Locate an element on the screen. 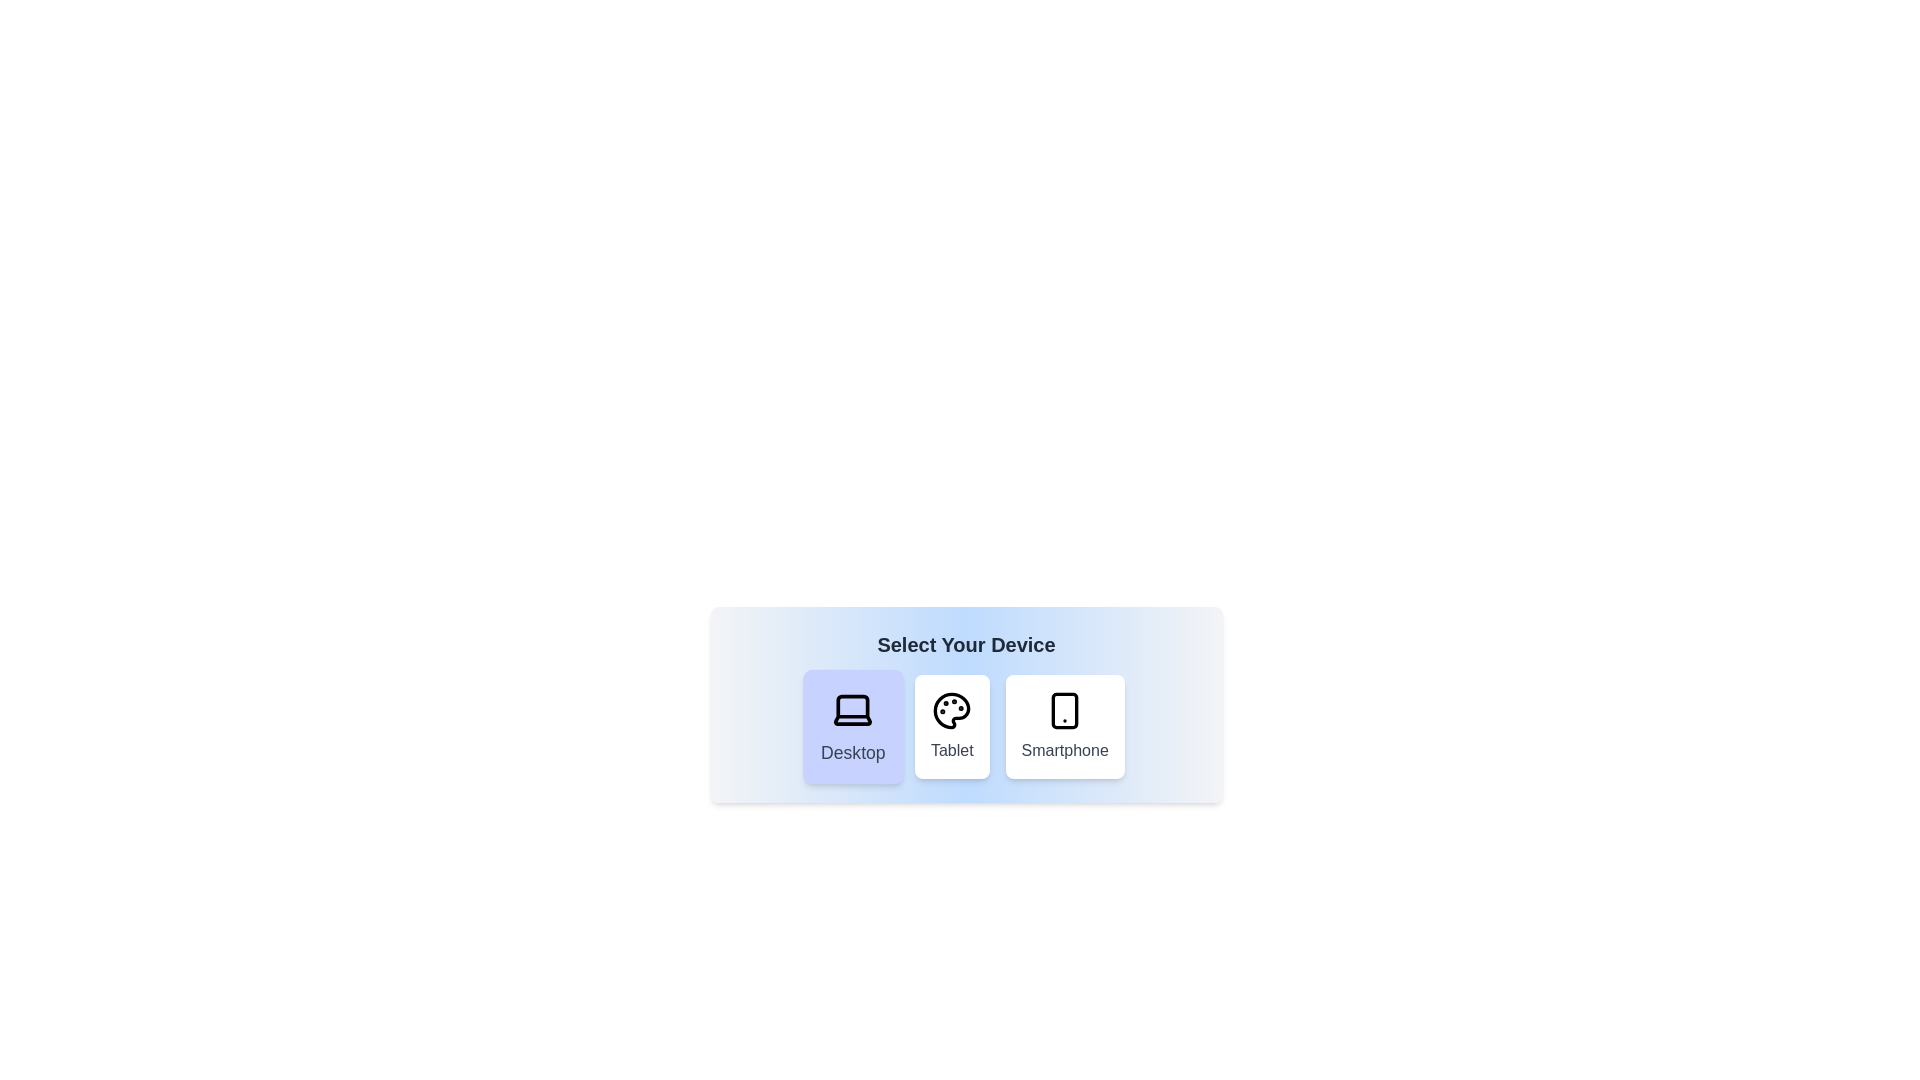 The width and height of the screenshot is (1920, 1080). the 'Tablet' button, which is the second button in the 'Select Your Device' section. It has a white background, rounded shape, and a palette icon above the label is located at coordinates (966, 726).